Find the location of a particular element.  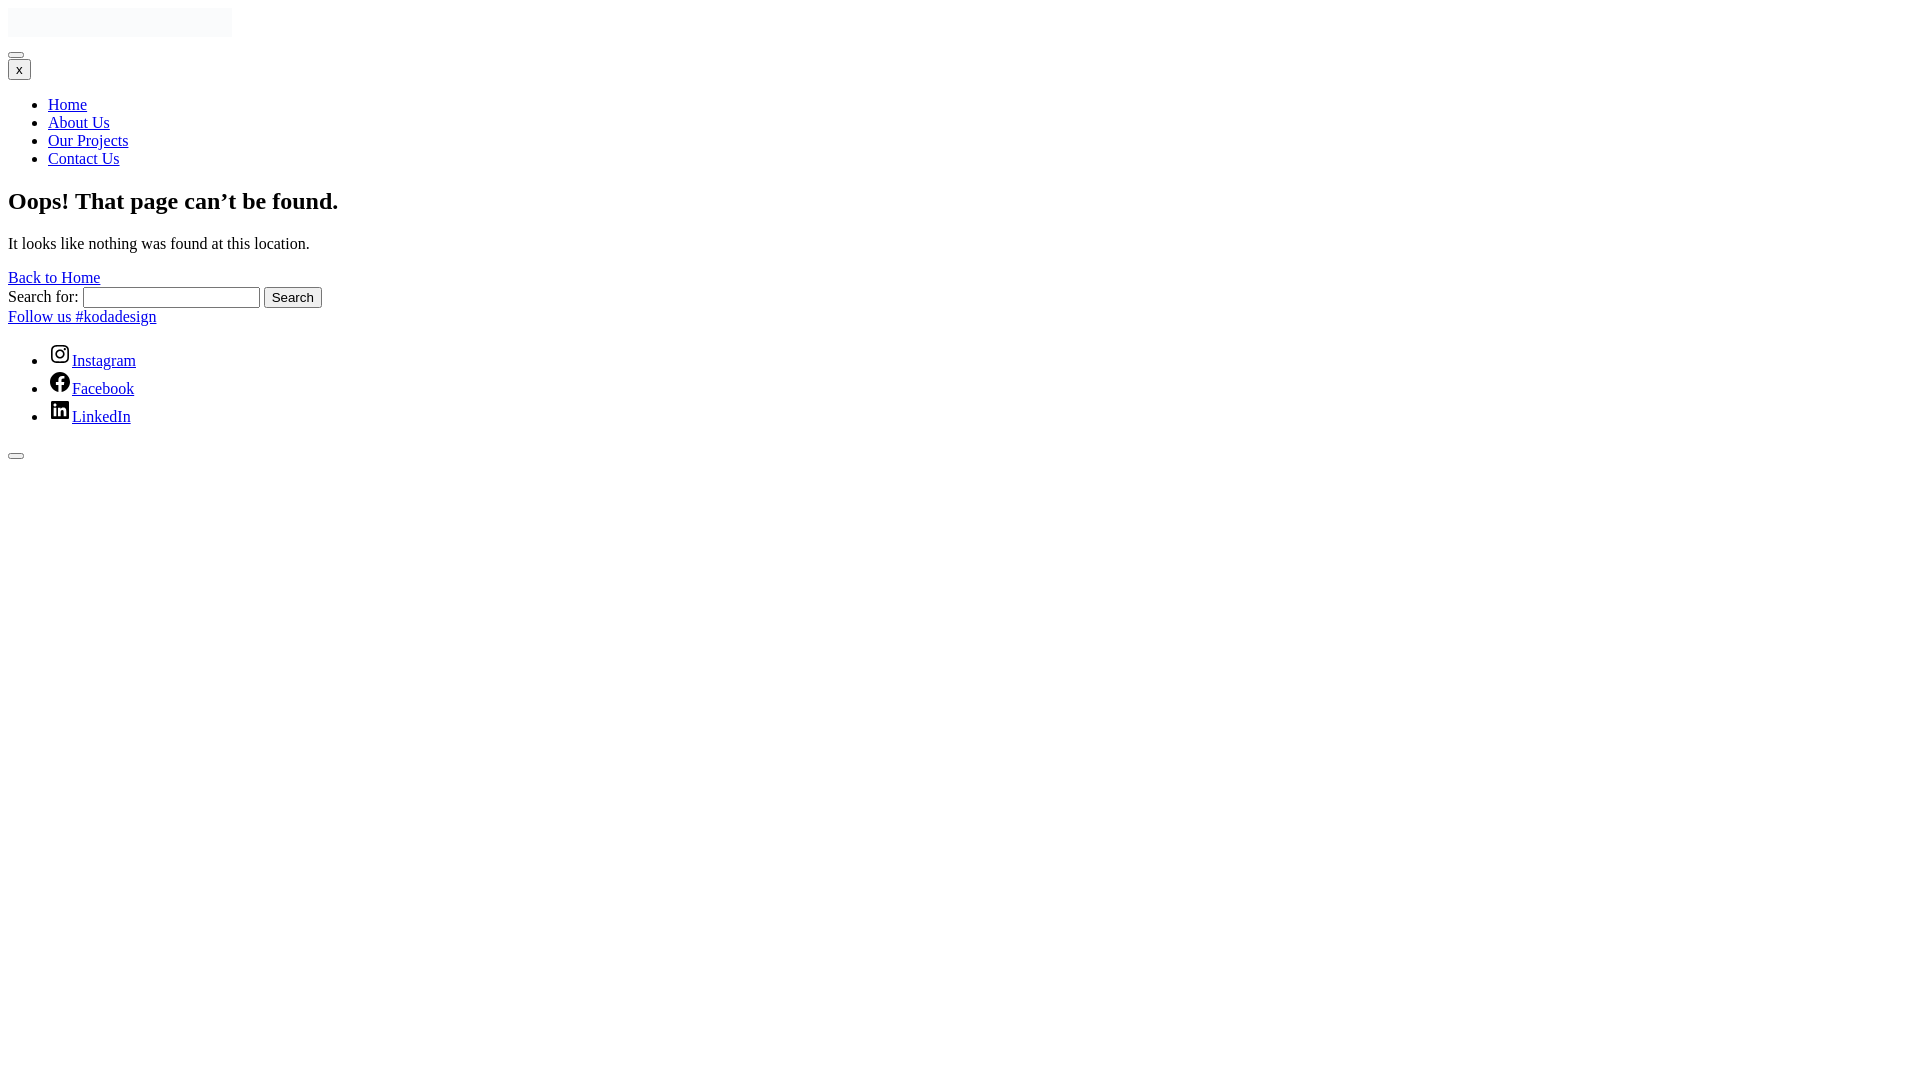

'LinkedIn' is located at coordinates (88, 415).